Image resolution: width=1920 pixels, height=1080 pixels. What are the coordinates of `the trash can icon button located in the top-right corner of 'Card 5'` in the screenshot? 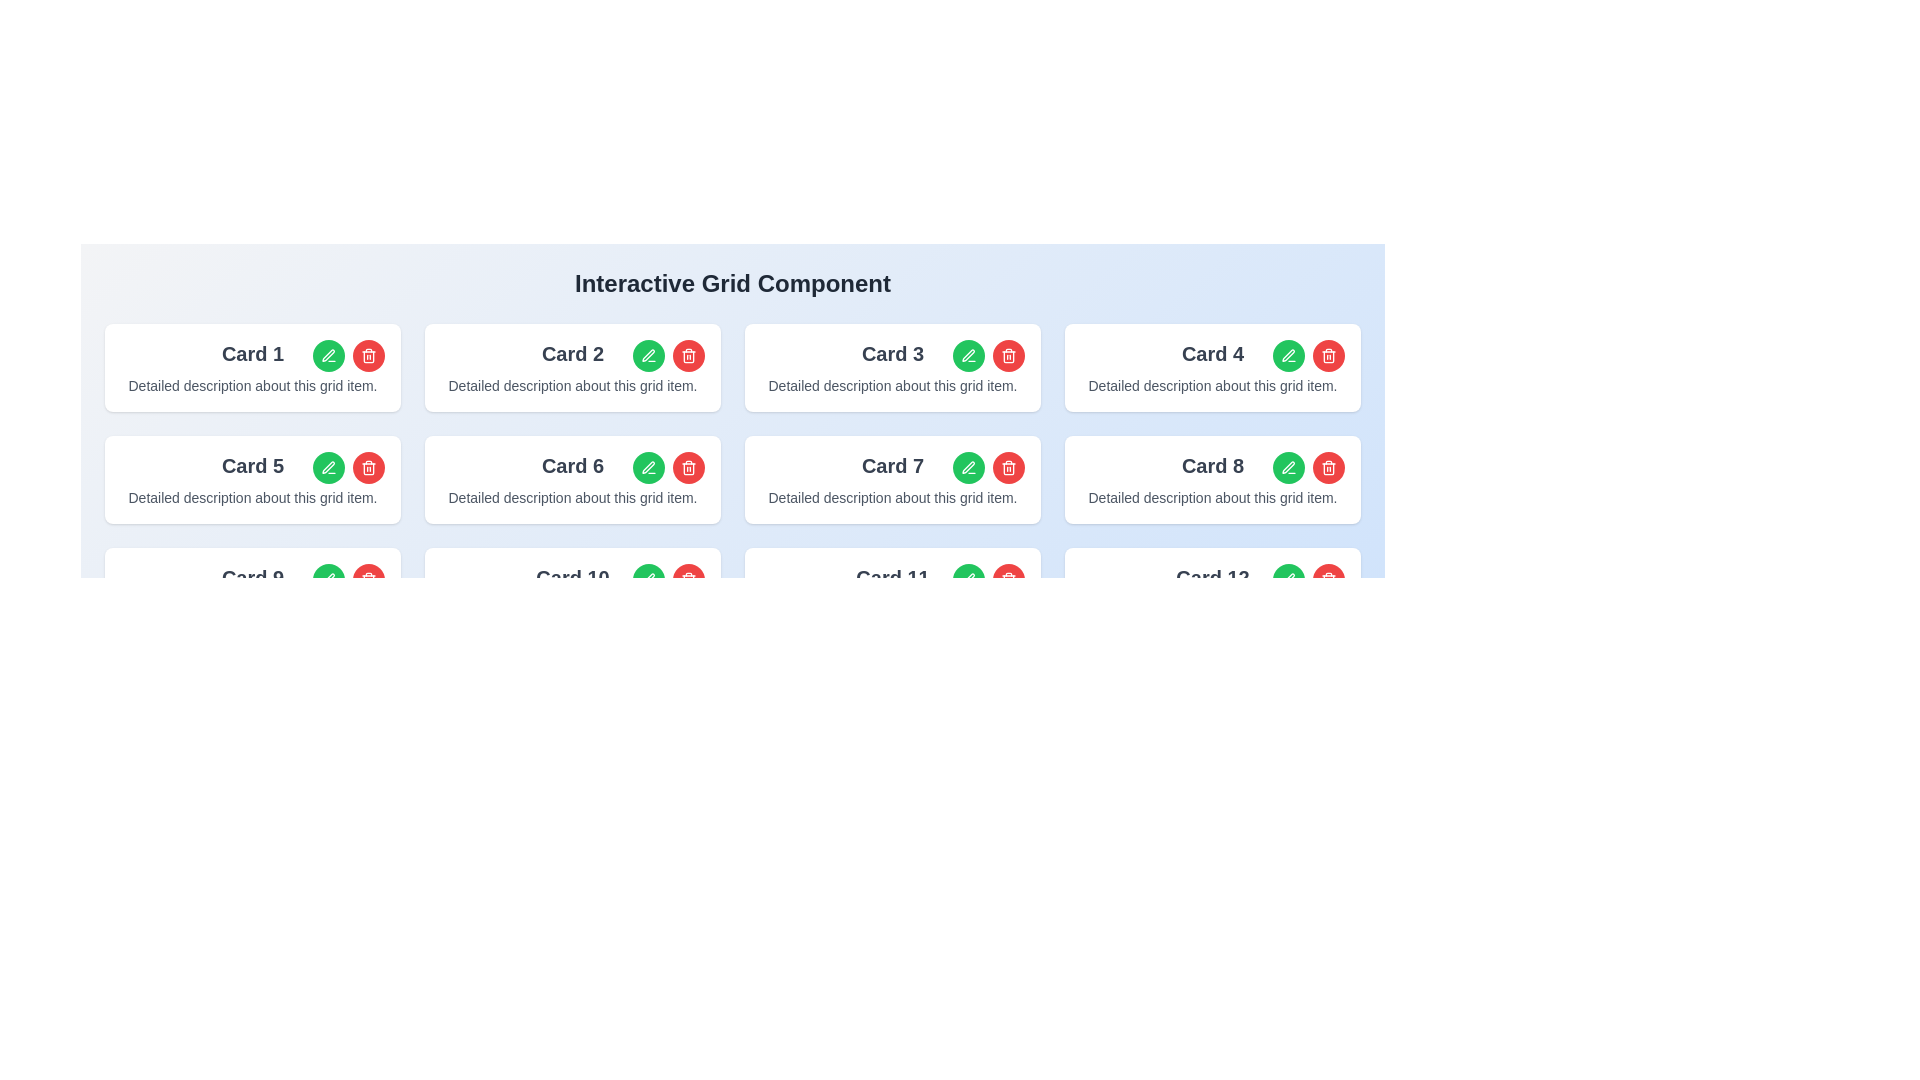 It's located at (369, 467).